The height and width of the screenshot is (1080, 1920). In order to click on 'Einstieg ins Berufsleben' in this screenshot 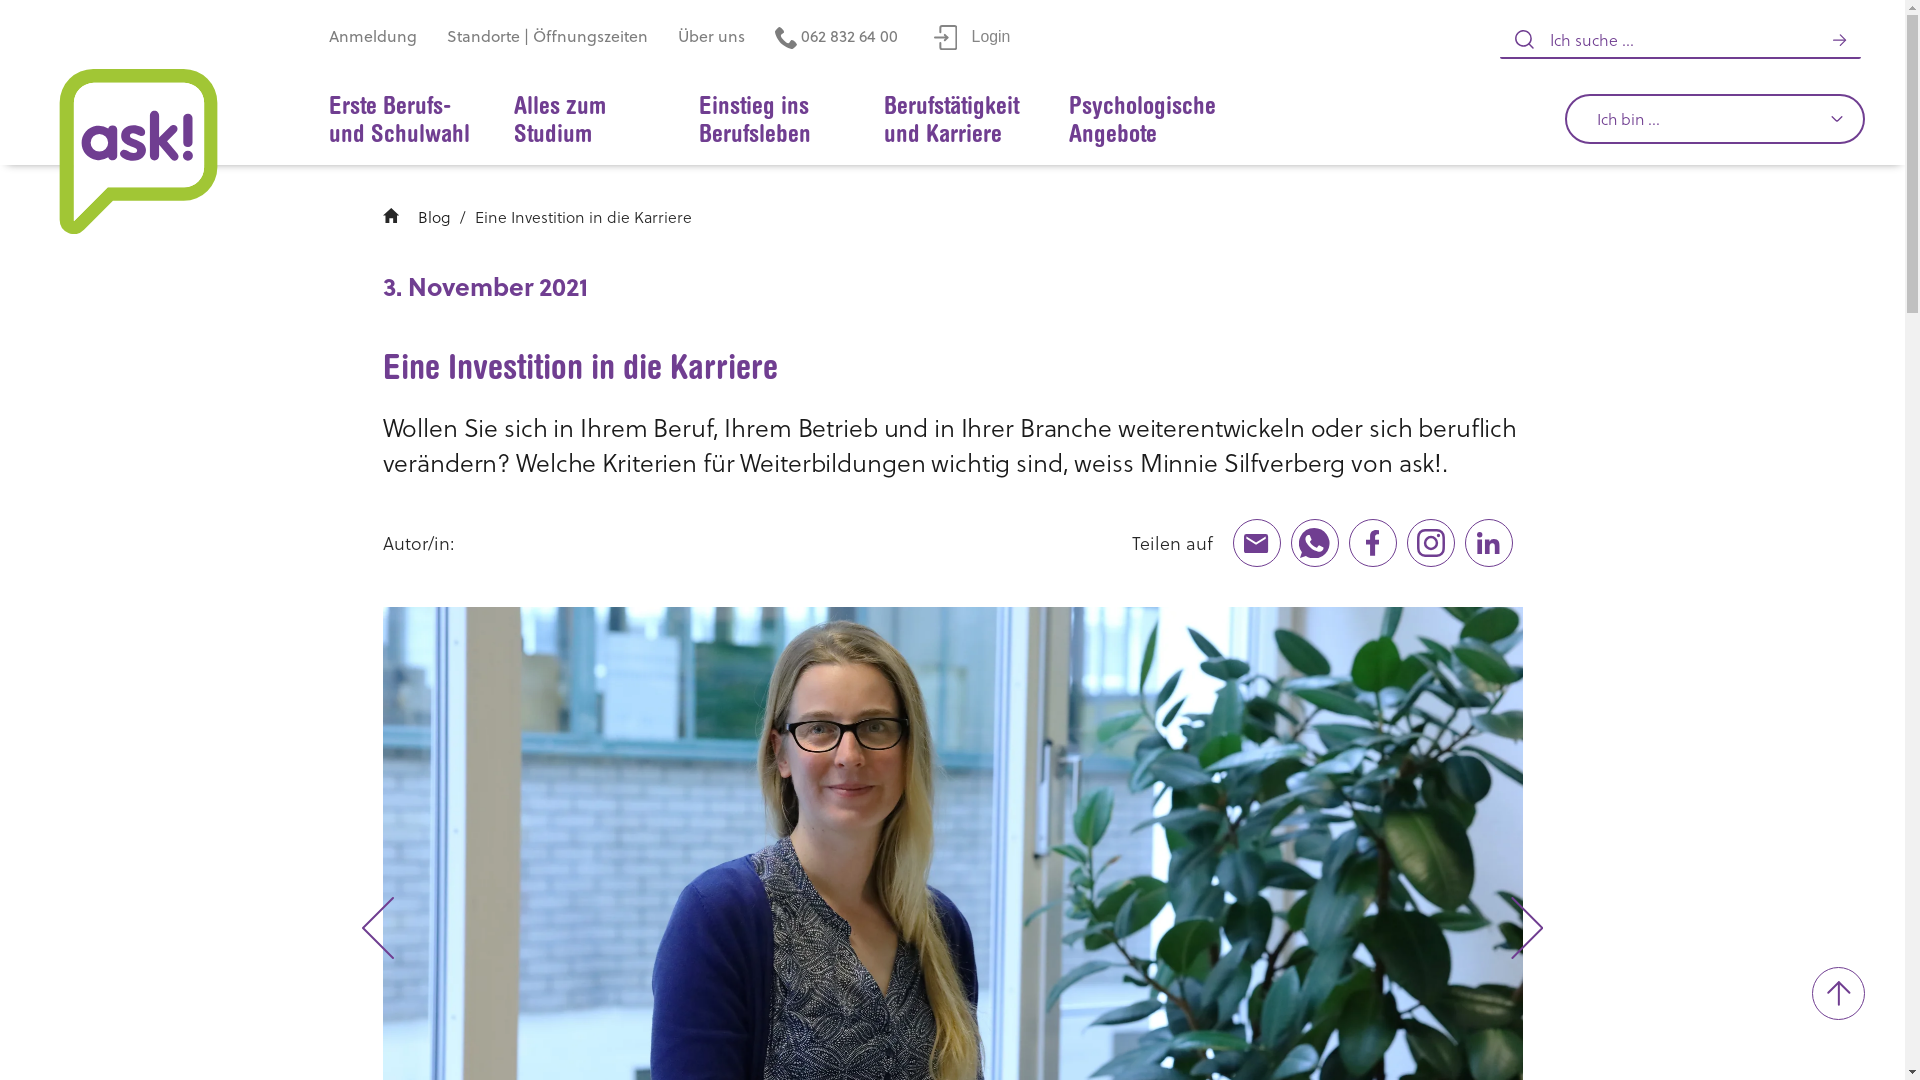, I will do `click(678, 120)`.